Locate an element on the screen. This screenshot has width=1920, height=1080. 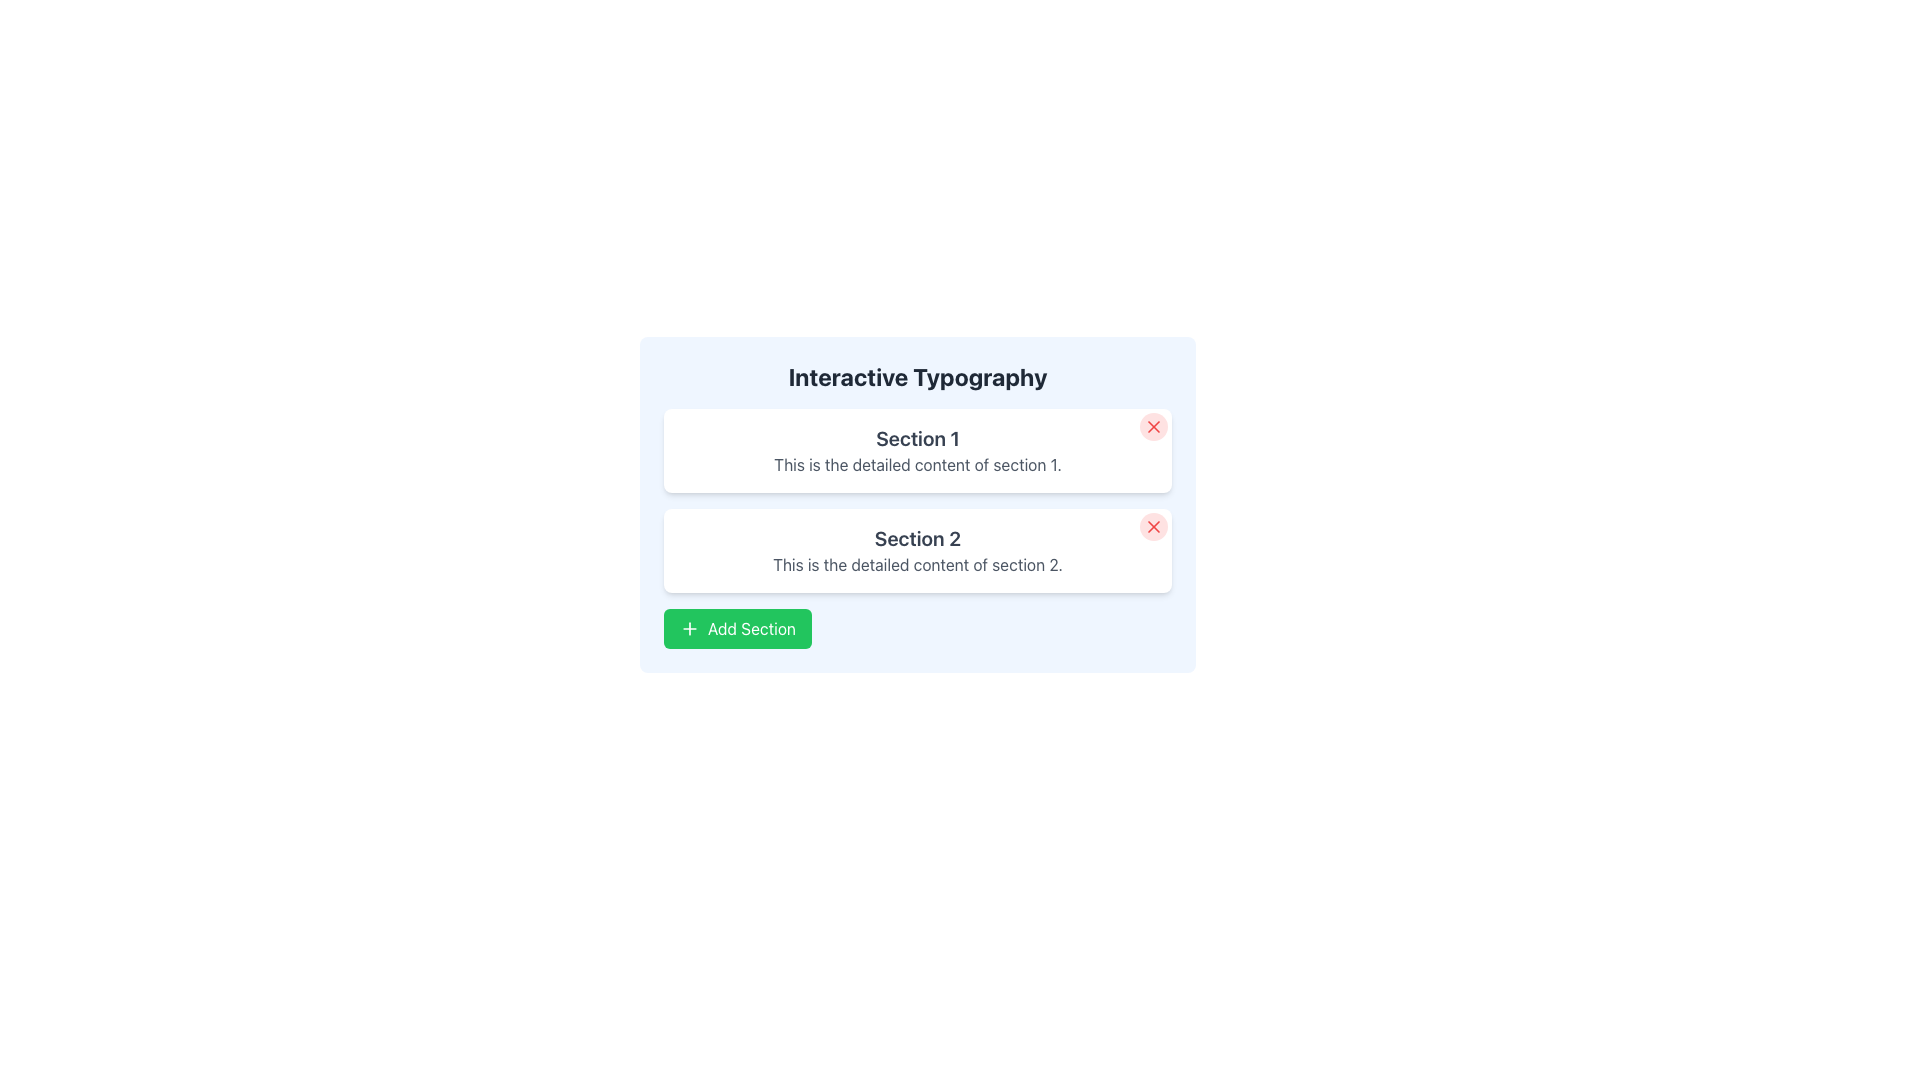
the delete button with a light red background and a red 'X' symbol, located at the top-right corner of the card, to change its background color is located at coordinates (1153, 526).